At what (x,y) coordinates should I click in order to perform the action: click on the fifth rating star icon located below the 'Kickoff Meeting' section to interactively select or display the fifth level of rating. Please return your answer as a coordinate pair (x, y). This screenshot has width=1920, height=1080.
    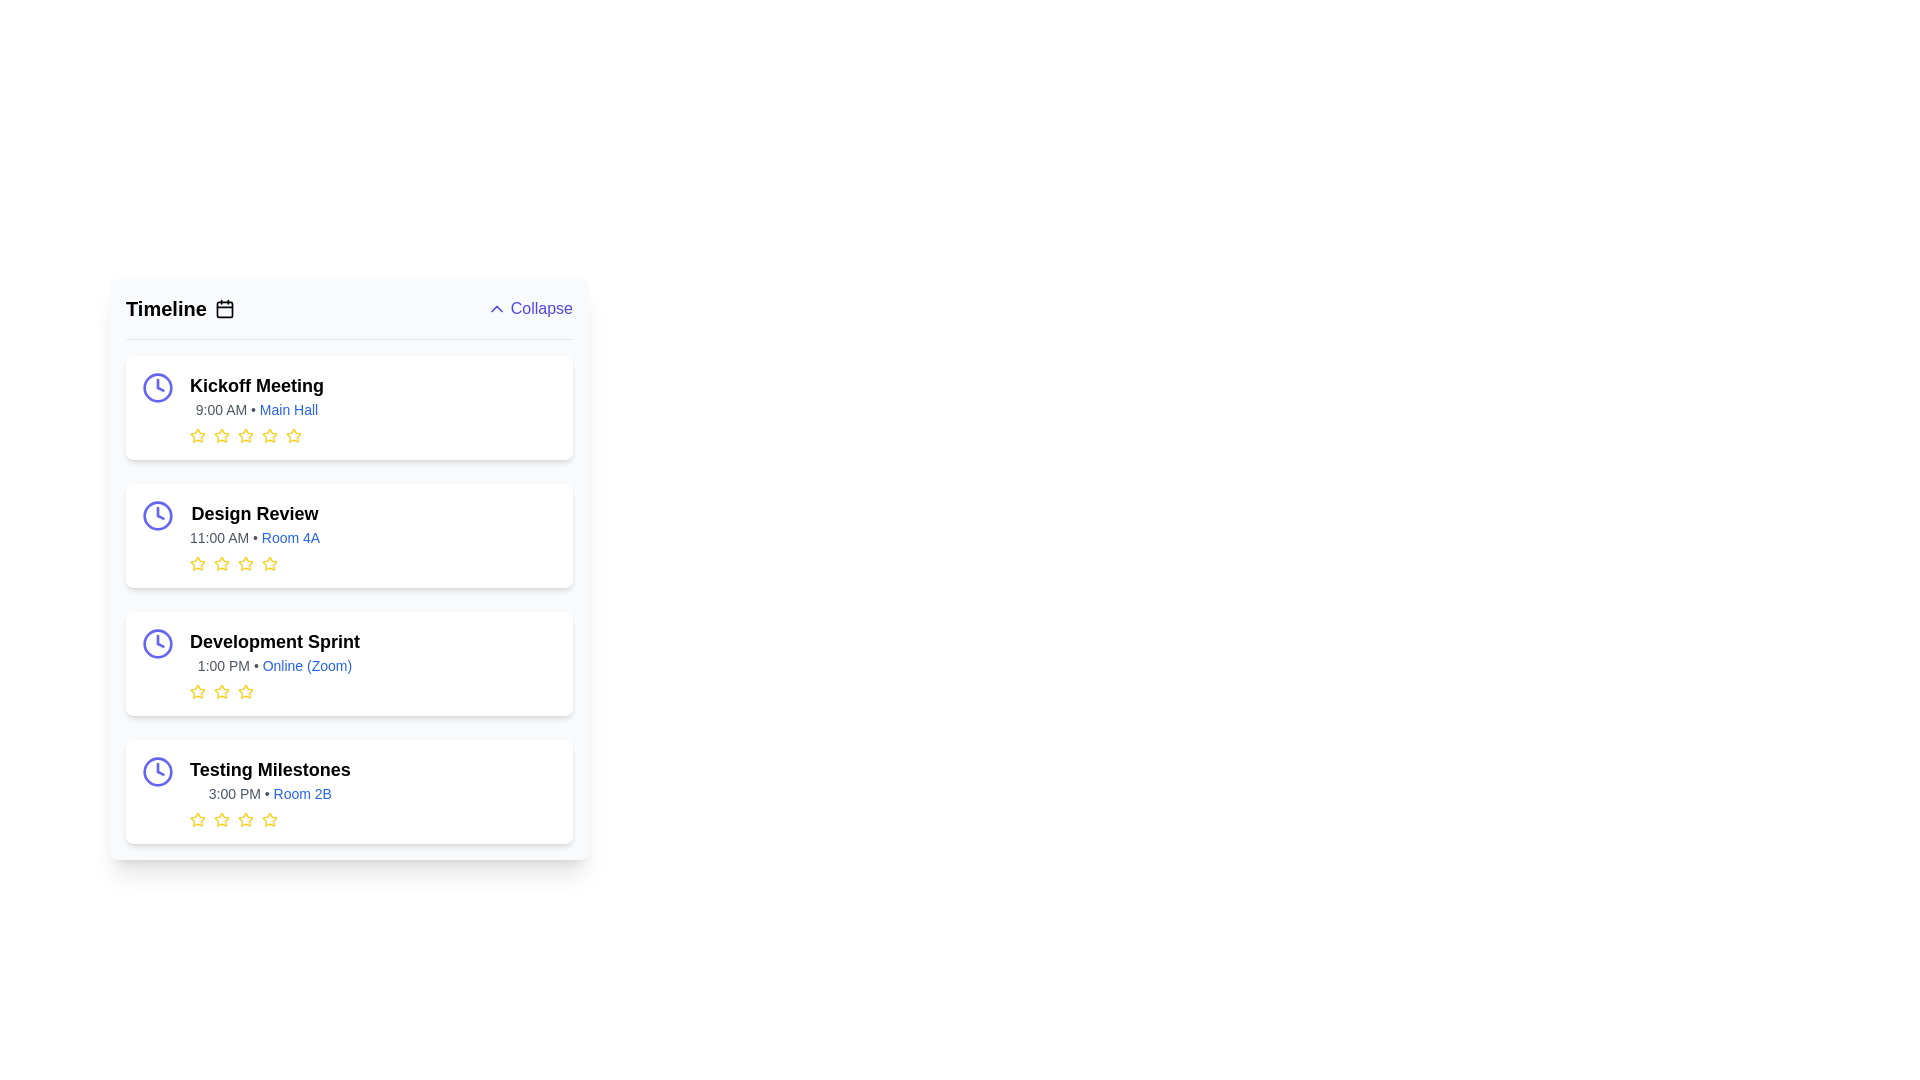
    Looking at the image, I should click on (244, 434).